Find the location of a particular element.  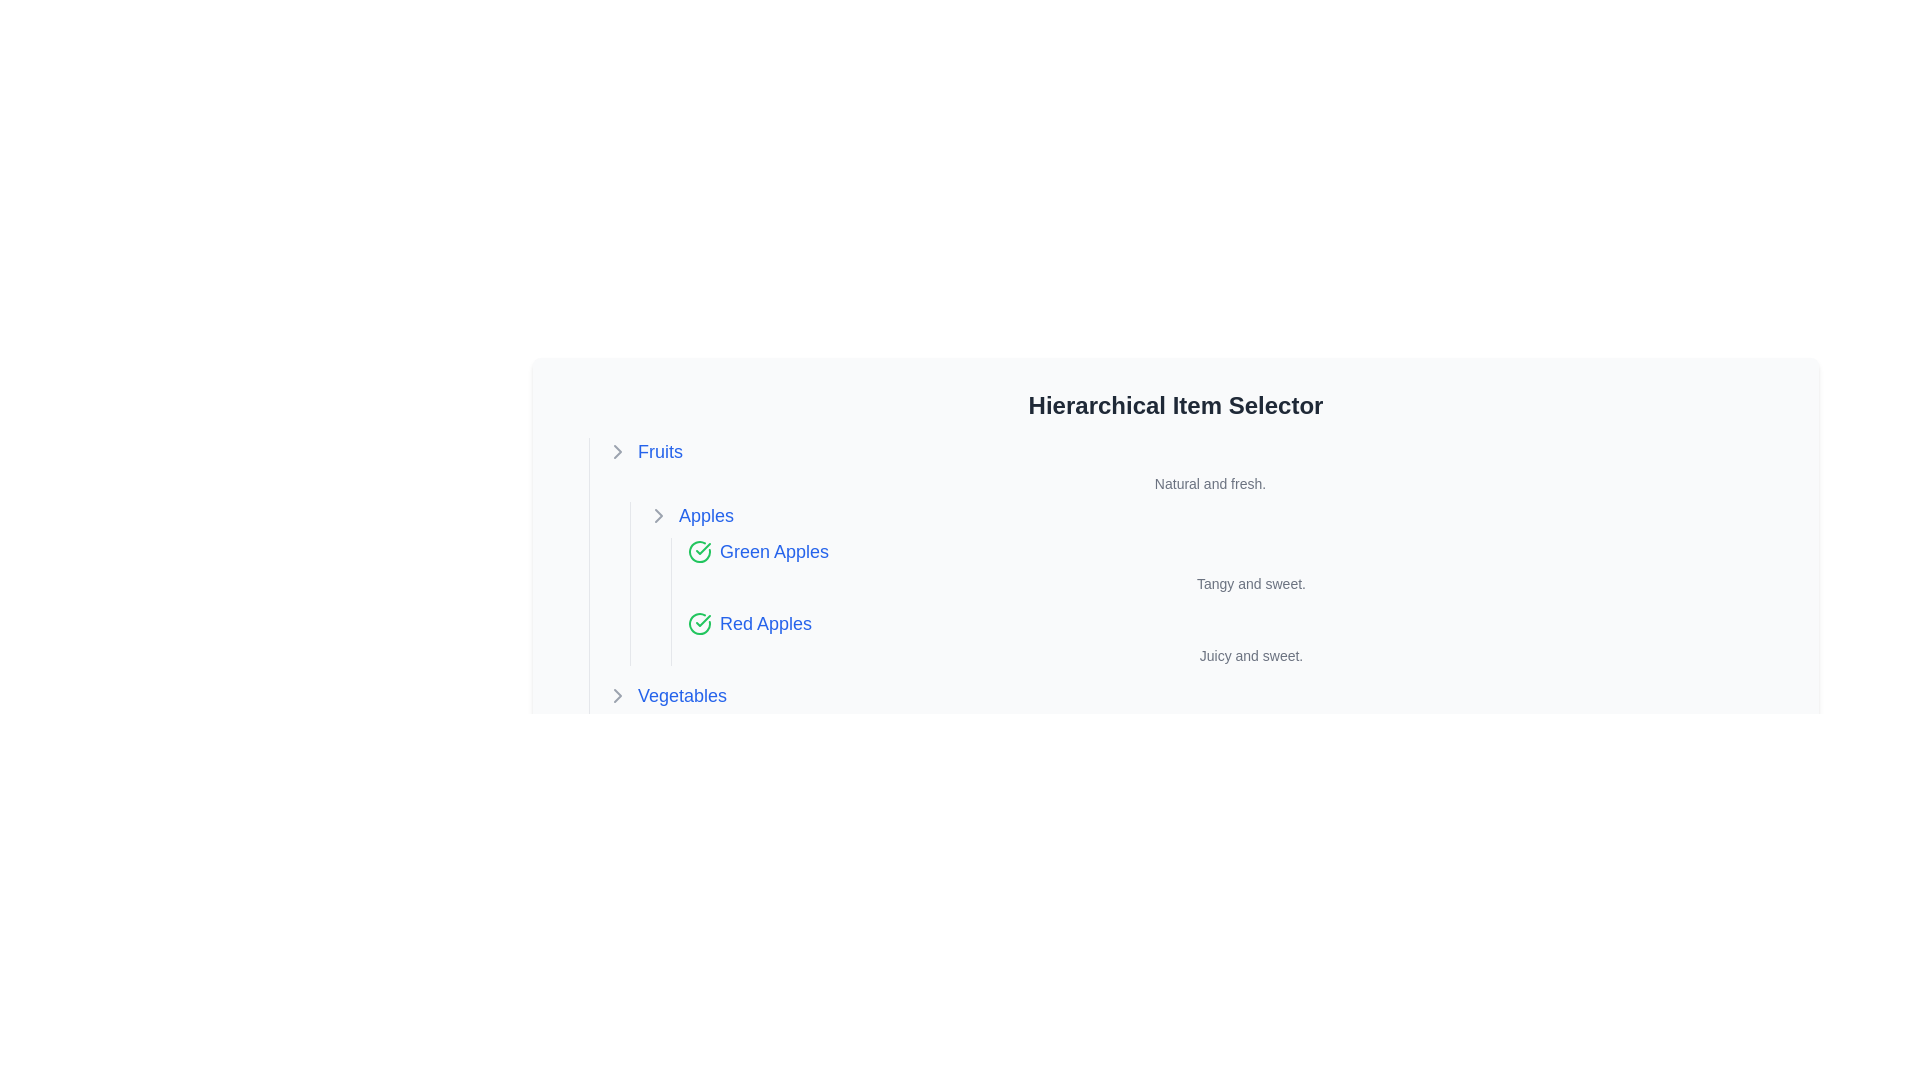

the text label displaying 'Green Apples' is located at coordinates (773, 551).